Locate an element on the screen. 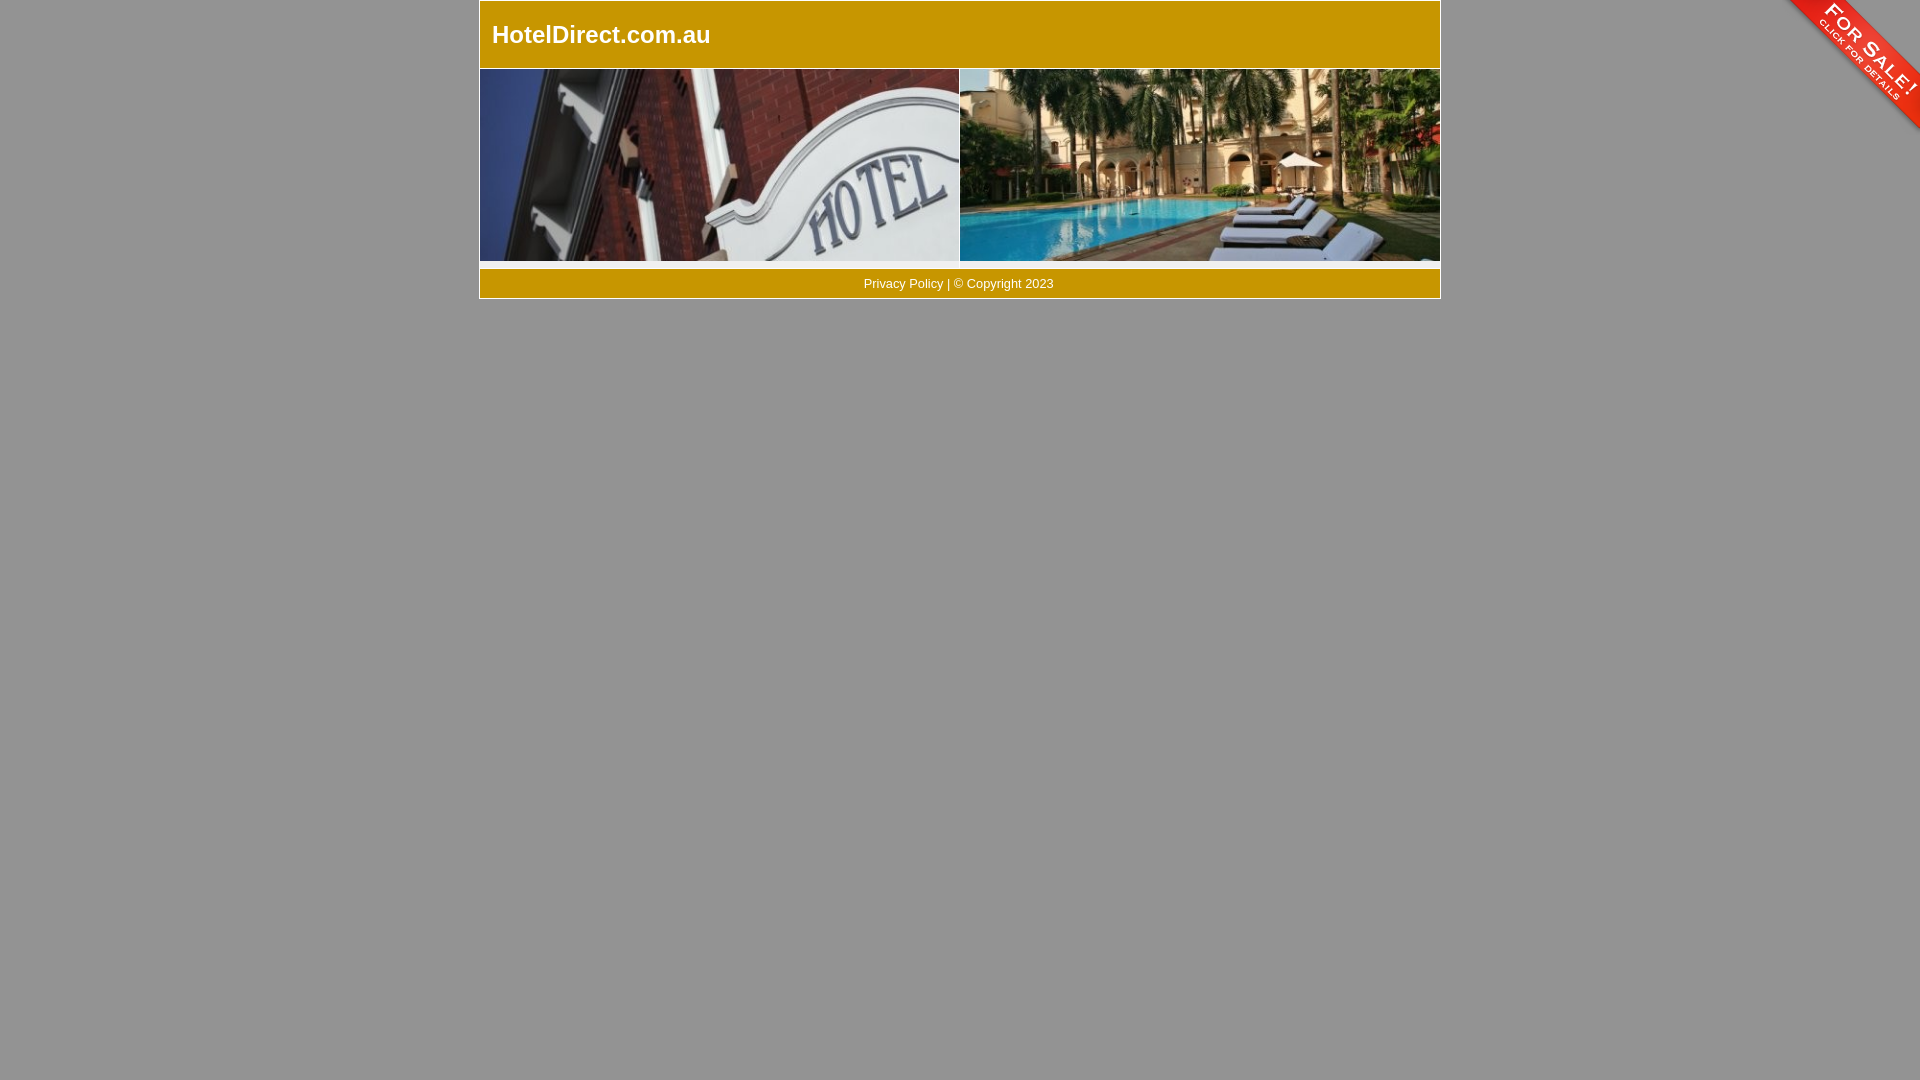 The height and width of the screenshot is (1080, 1920). 'HotelDirect.com.au' is located at coordinates (491, 34).